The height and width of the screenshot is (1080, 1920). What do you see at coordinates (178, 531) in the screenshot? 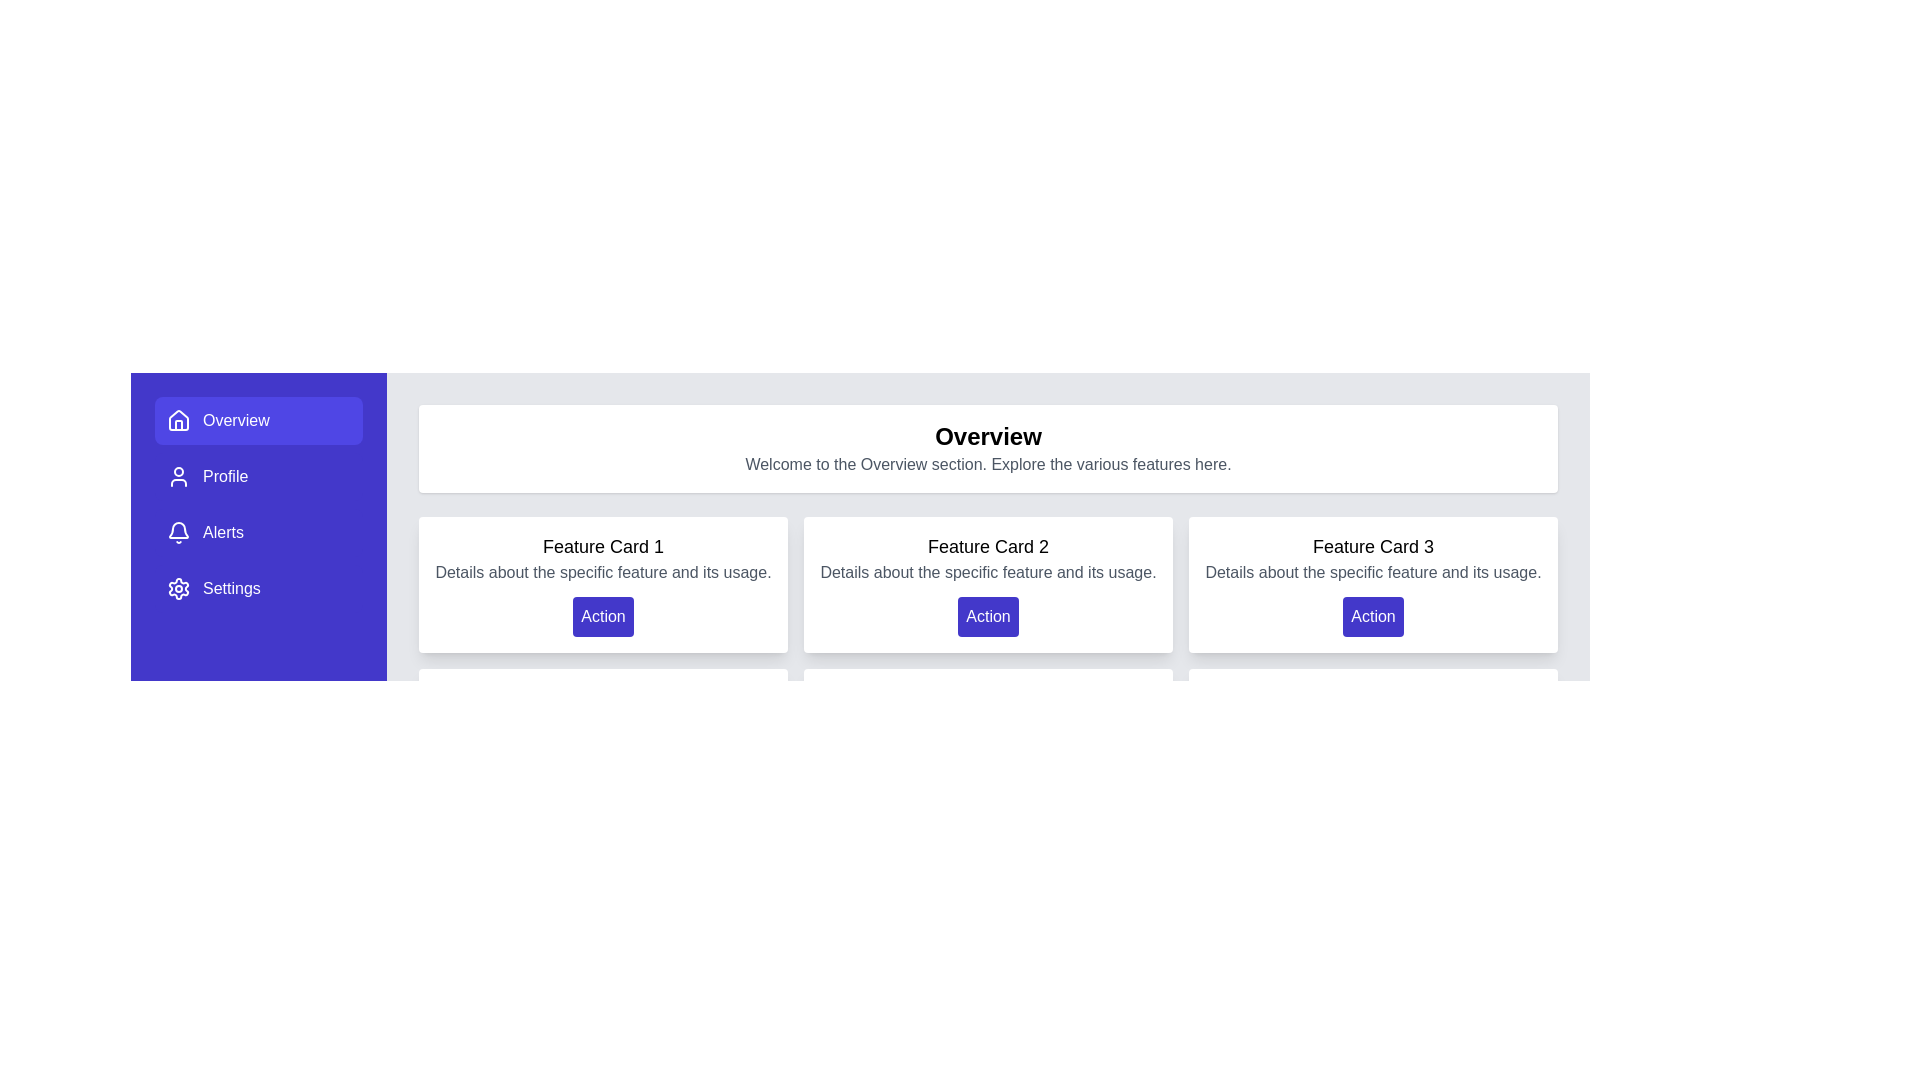
I see `the notification bell icon outlined in white on a purple background, located in the sidebar navigation menu next to the 'Alerts' text` at bounding box center [178, 531].